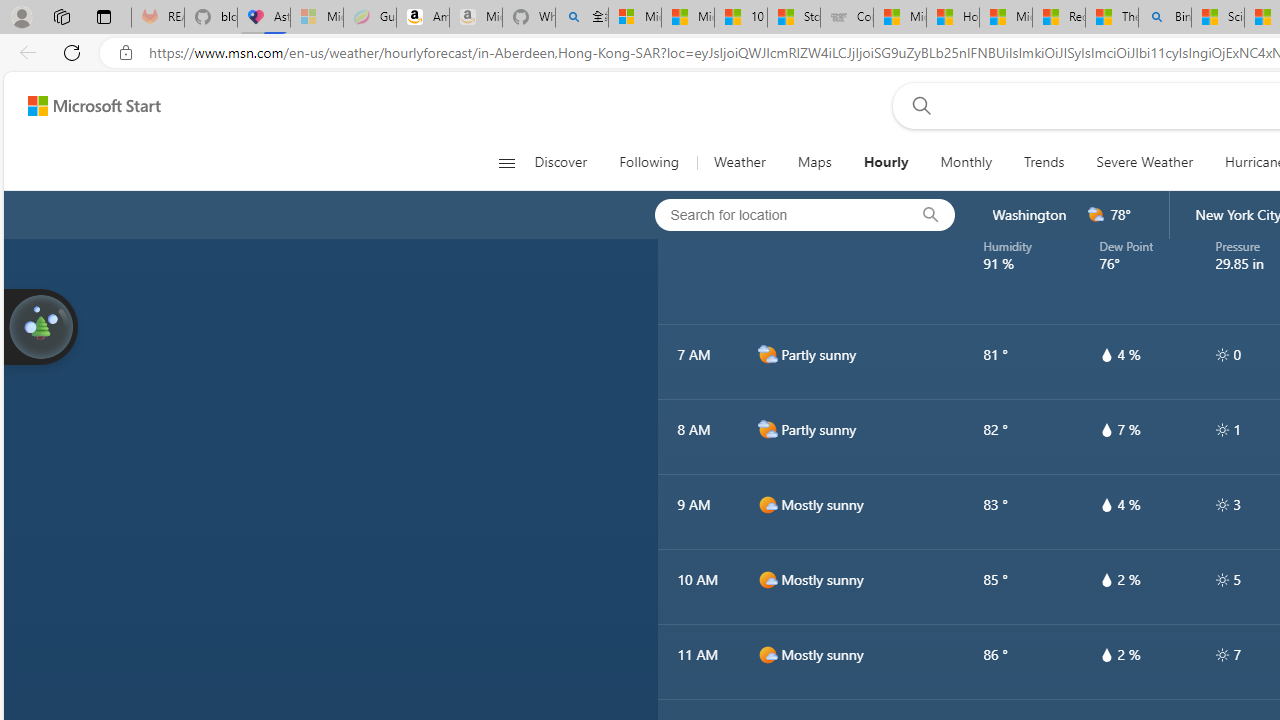 The width and height of the screenshot is (1280, 720). Describe the element at coordinates (1216, 17) in the screenshot. I see `'Science - MSN'` at that location.